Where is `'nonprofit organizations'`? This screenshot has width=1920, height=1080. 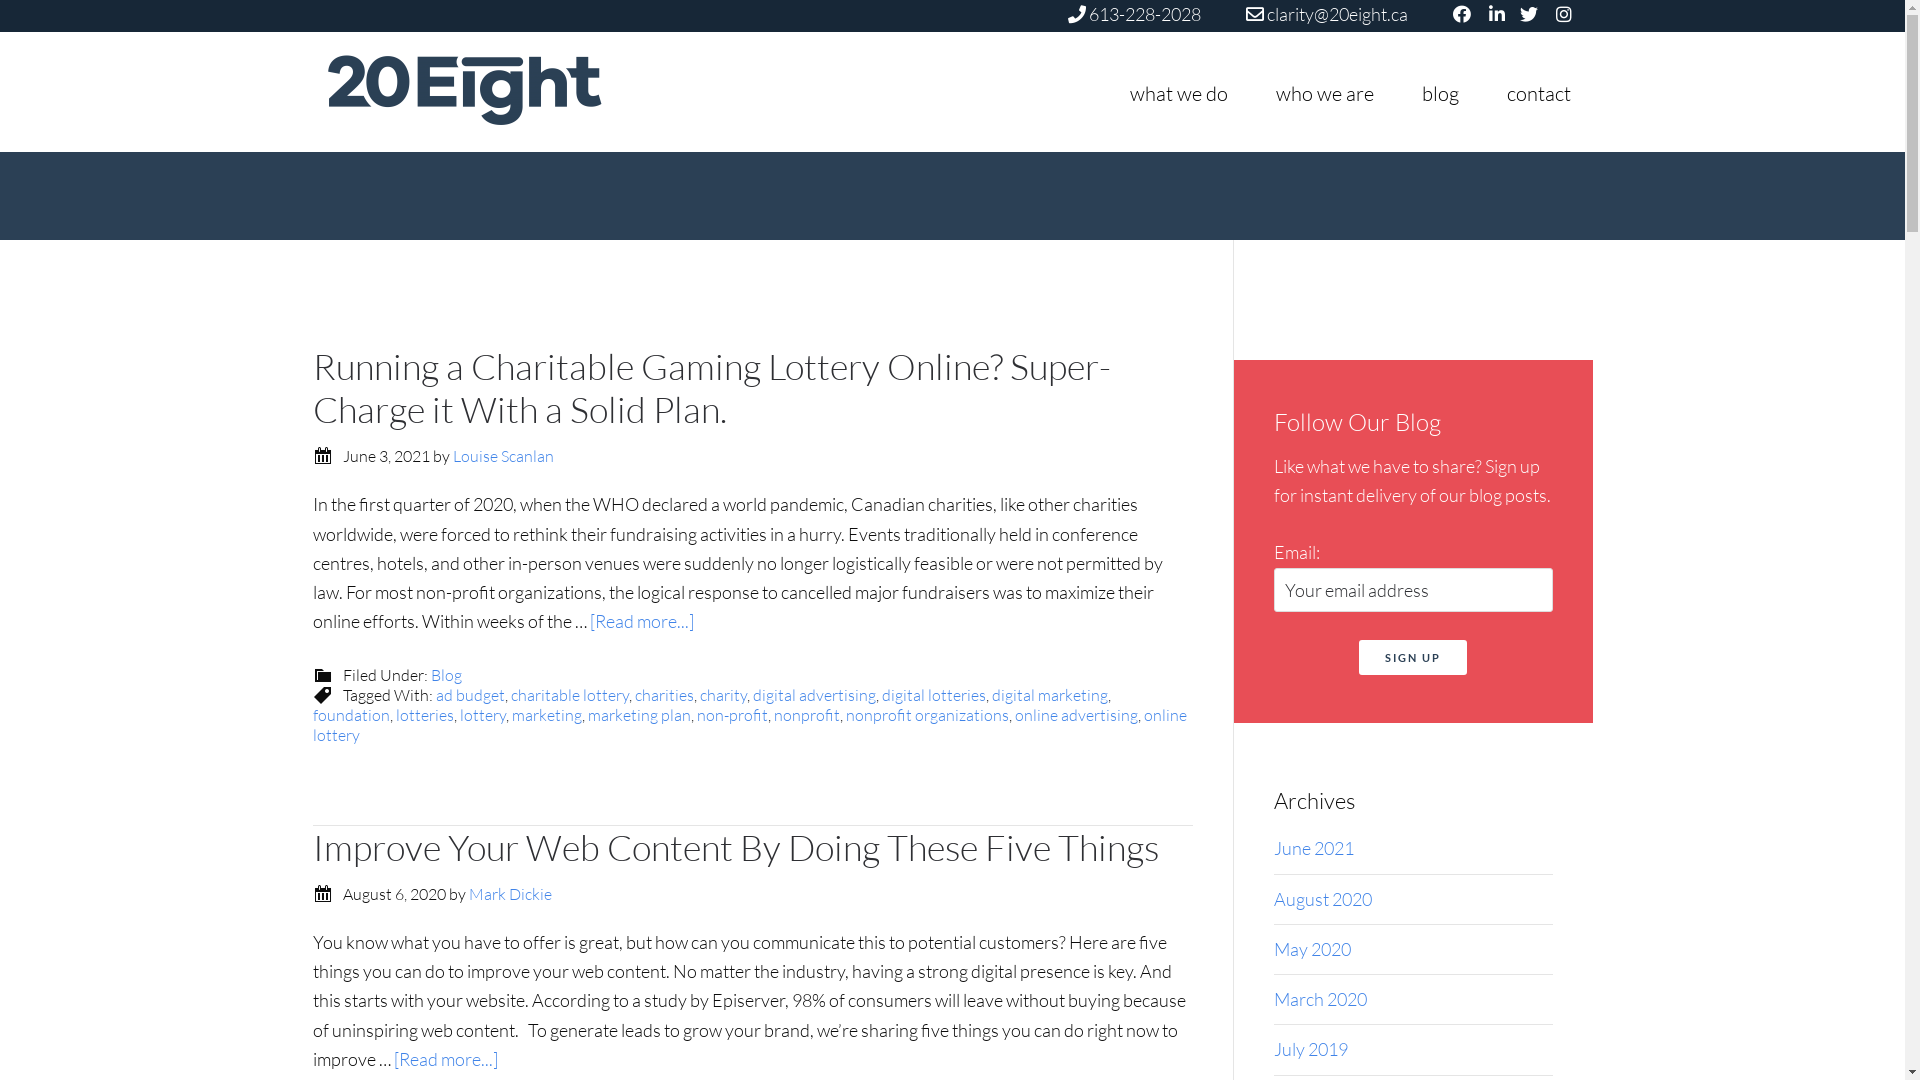
'nonprofit organizations' is located at coordinates (926, 713).